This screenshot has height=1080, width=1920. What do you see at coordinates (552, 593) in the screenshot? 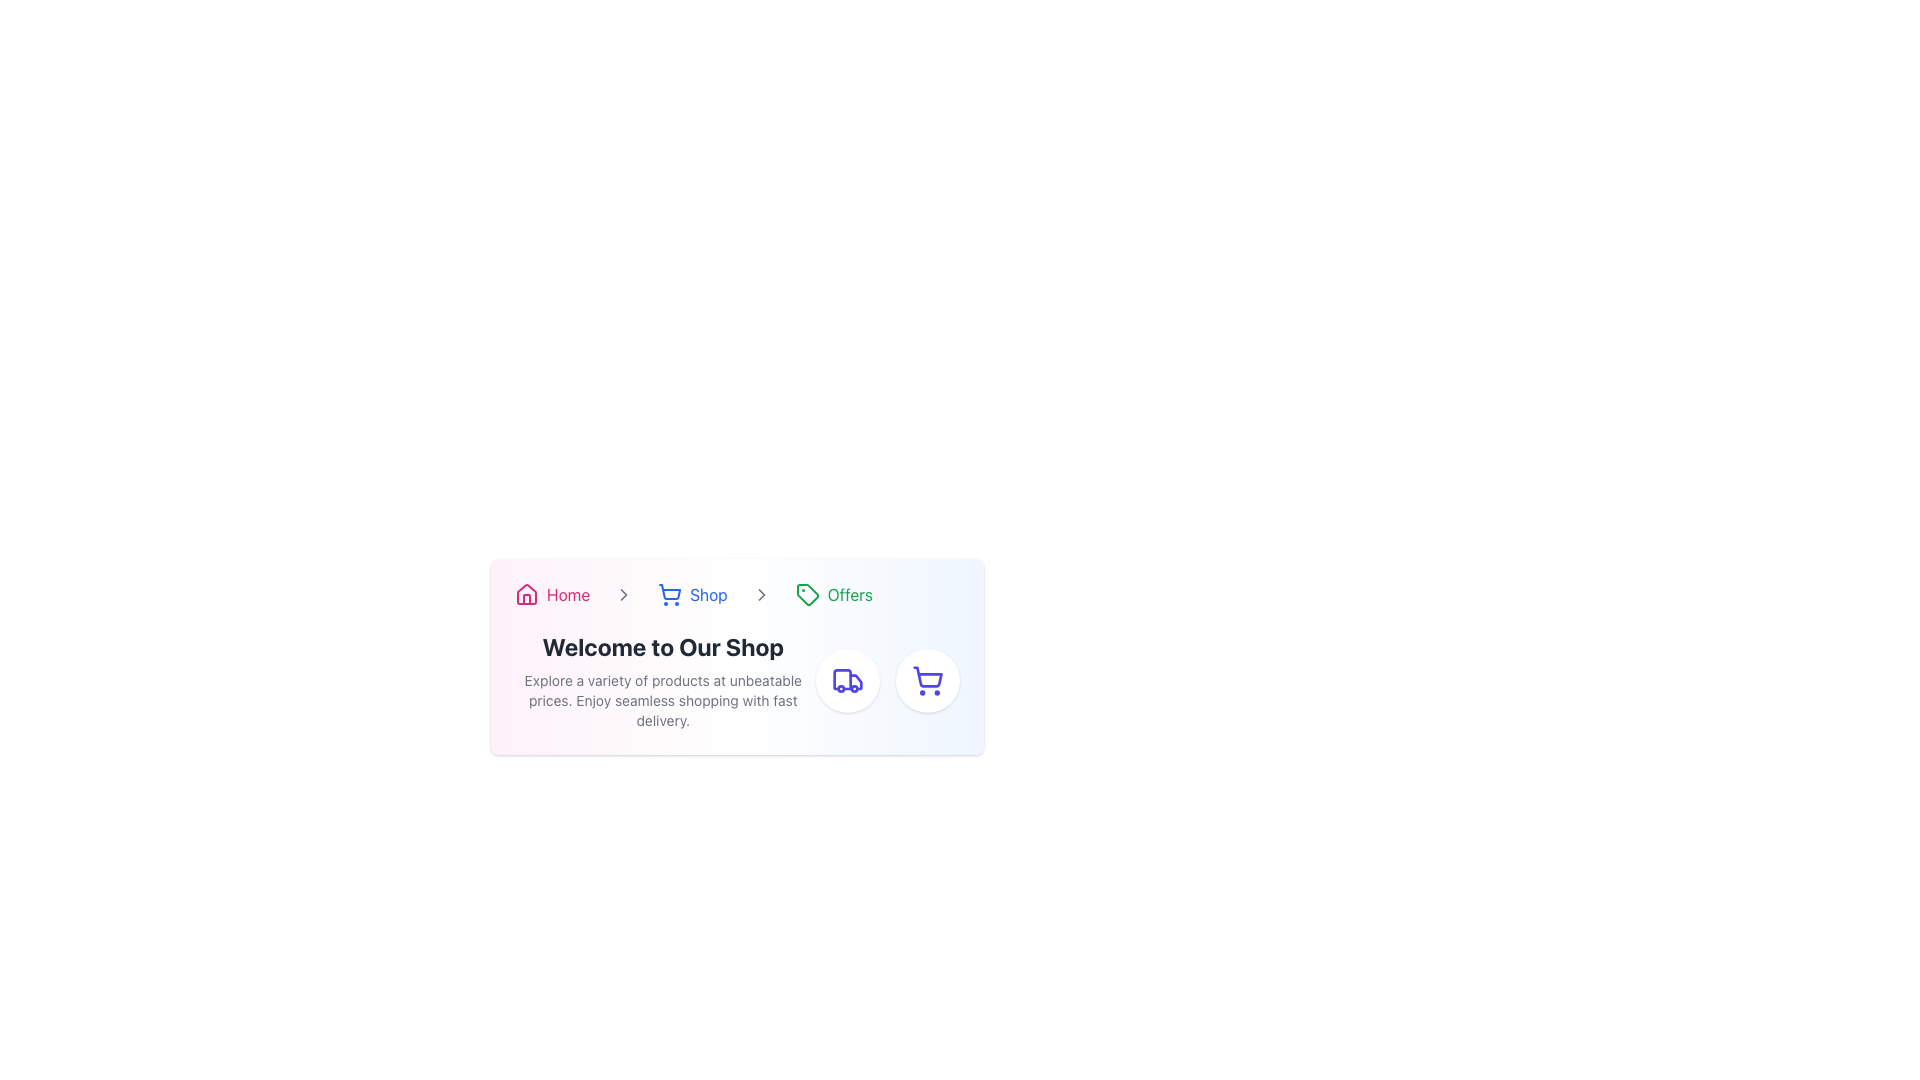
I see `the 'Home' button in the navigation bar` at bounding box center [552, 593].